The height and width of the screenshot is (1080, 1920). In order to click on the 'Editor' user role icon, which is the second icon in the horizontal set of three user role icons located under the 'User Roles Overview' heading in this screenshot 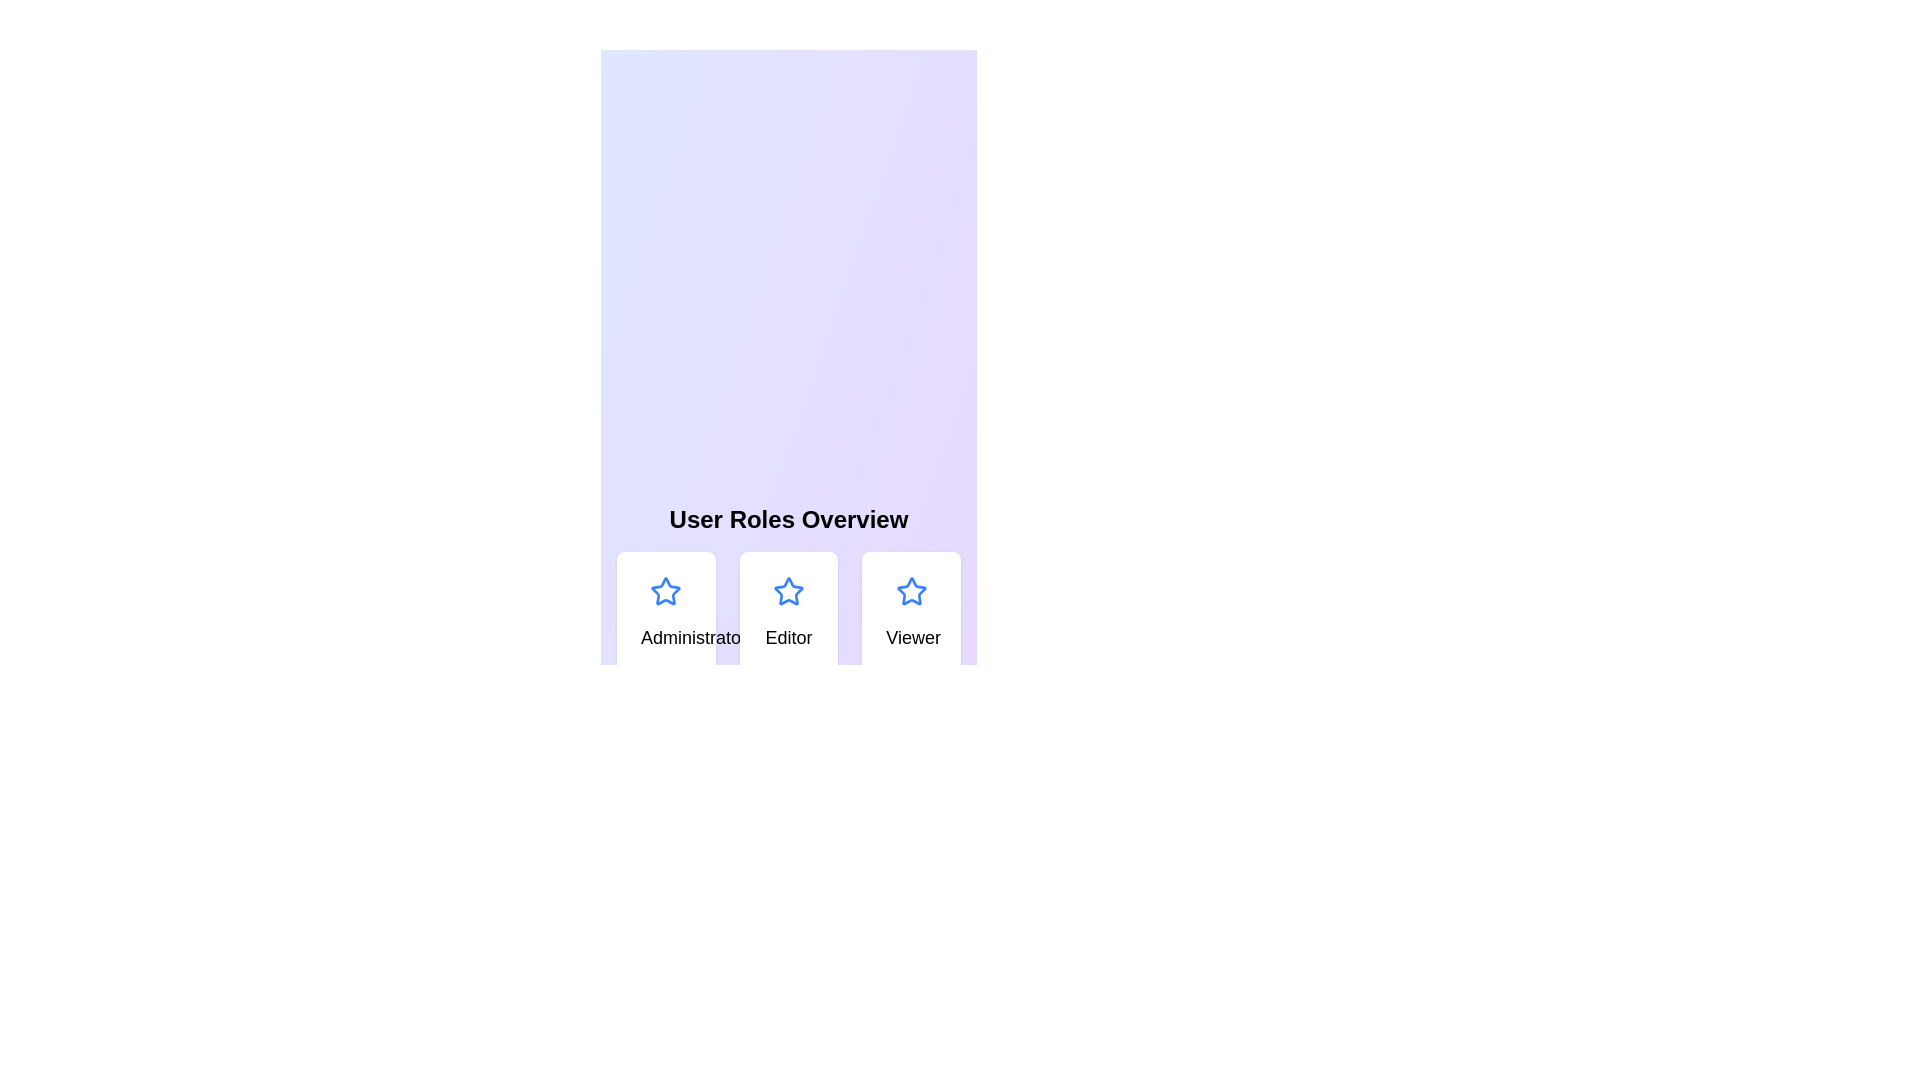, I will do `click(787, 590)`.